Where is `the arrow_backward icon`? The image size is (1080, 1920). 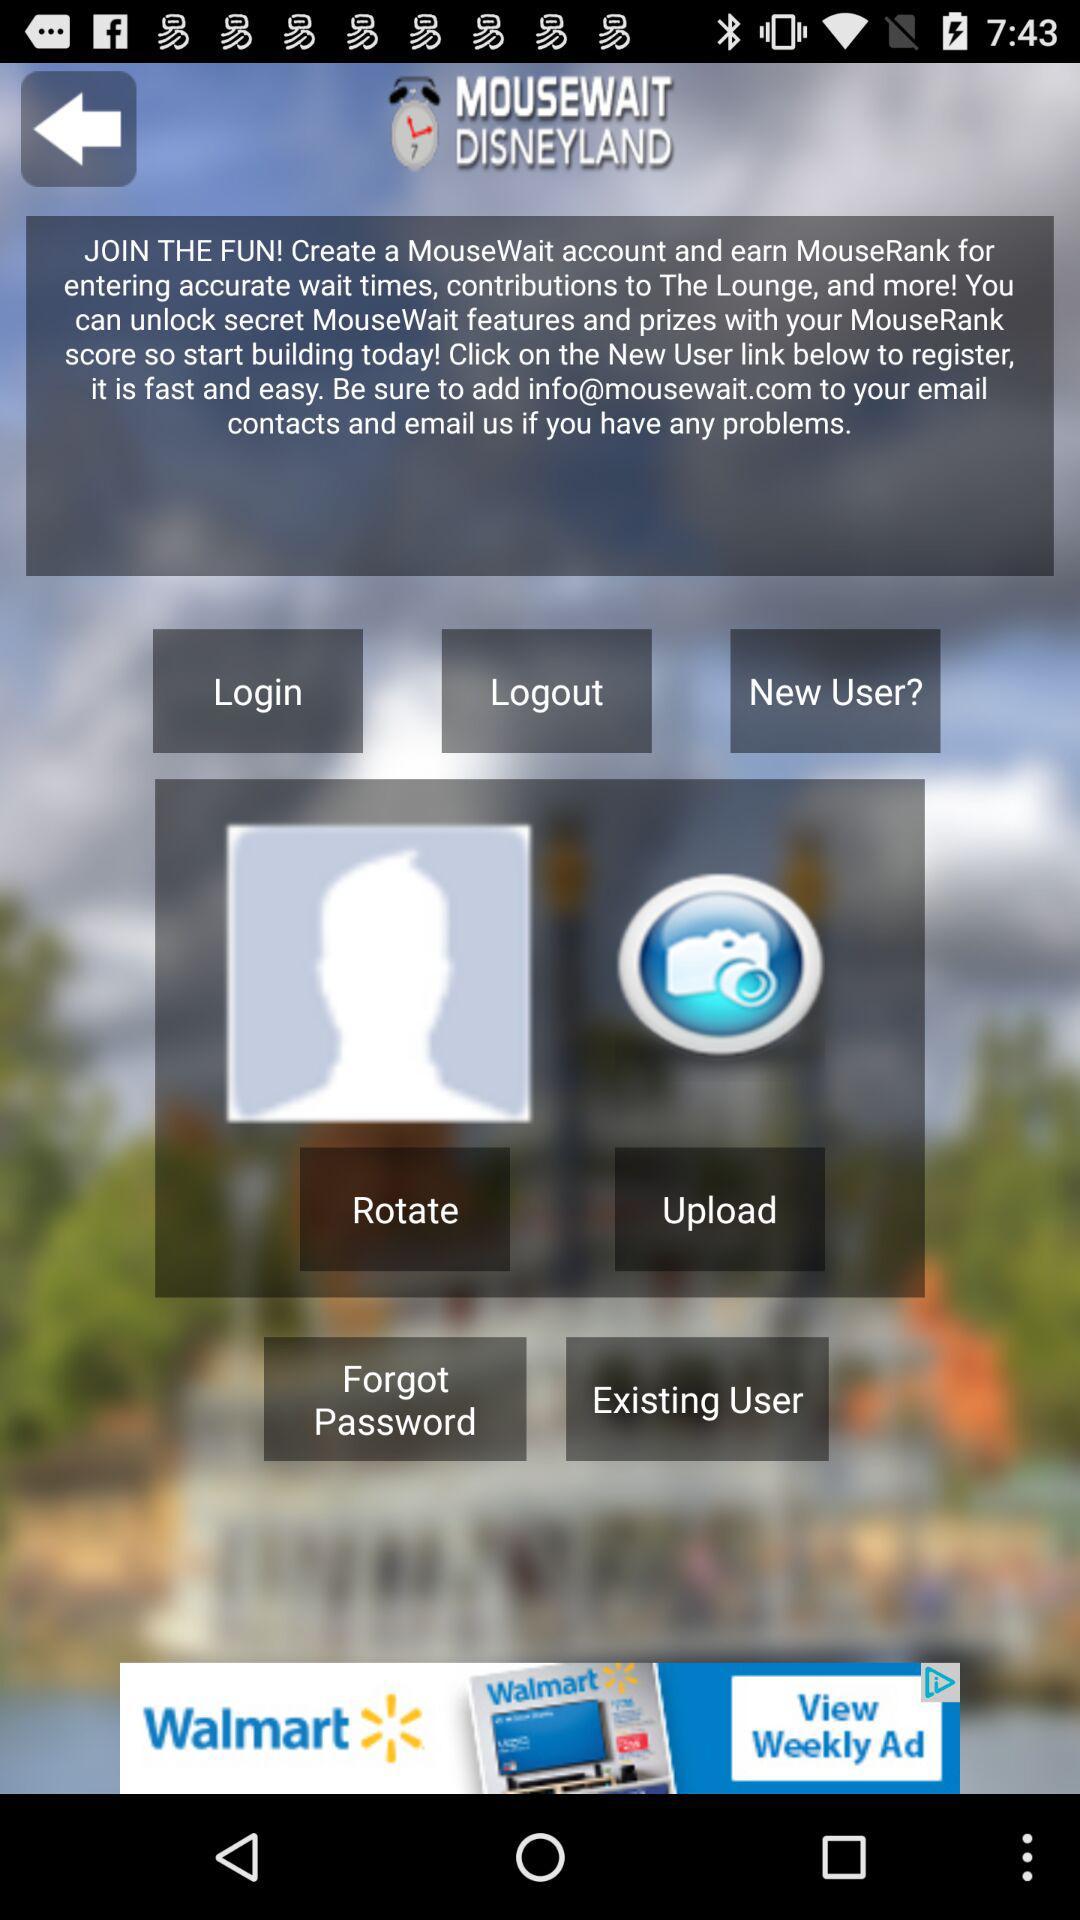
the arrow_backward icon is located at coordinates (77, 137).